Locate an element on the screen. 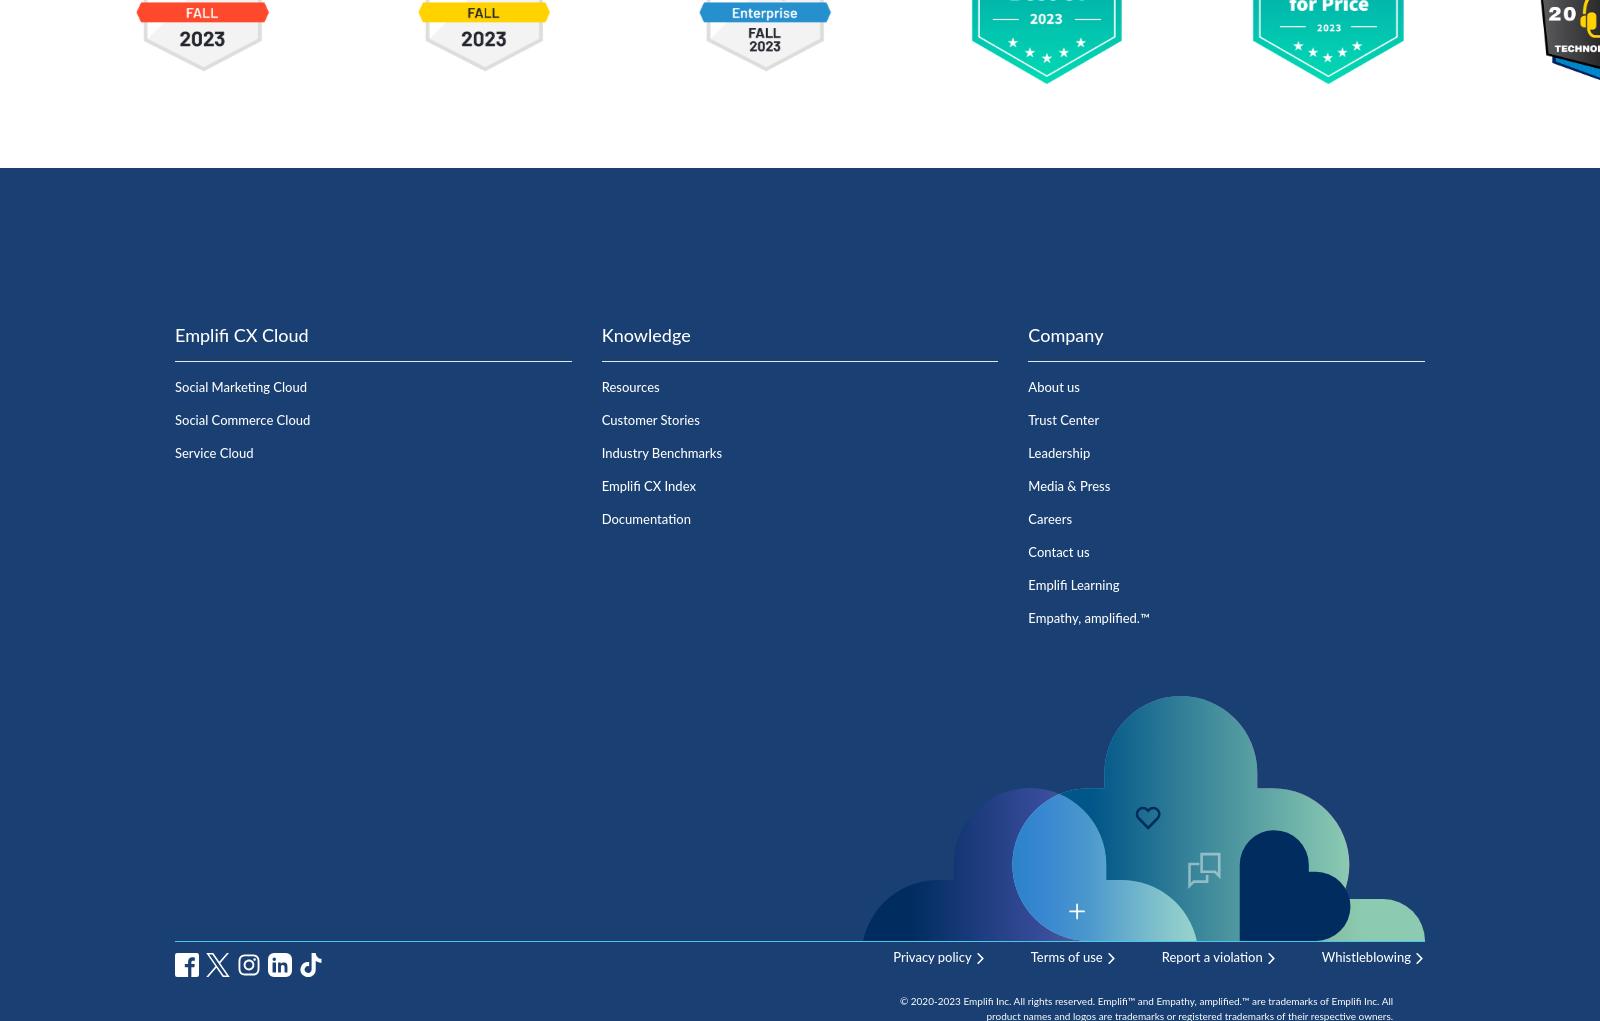  'Industry Benchmarks' is located at coordinates (599, 453).